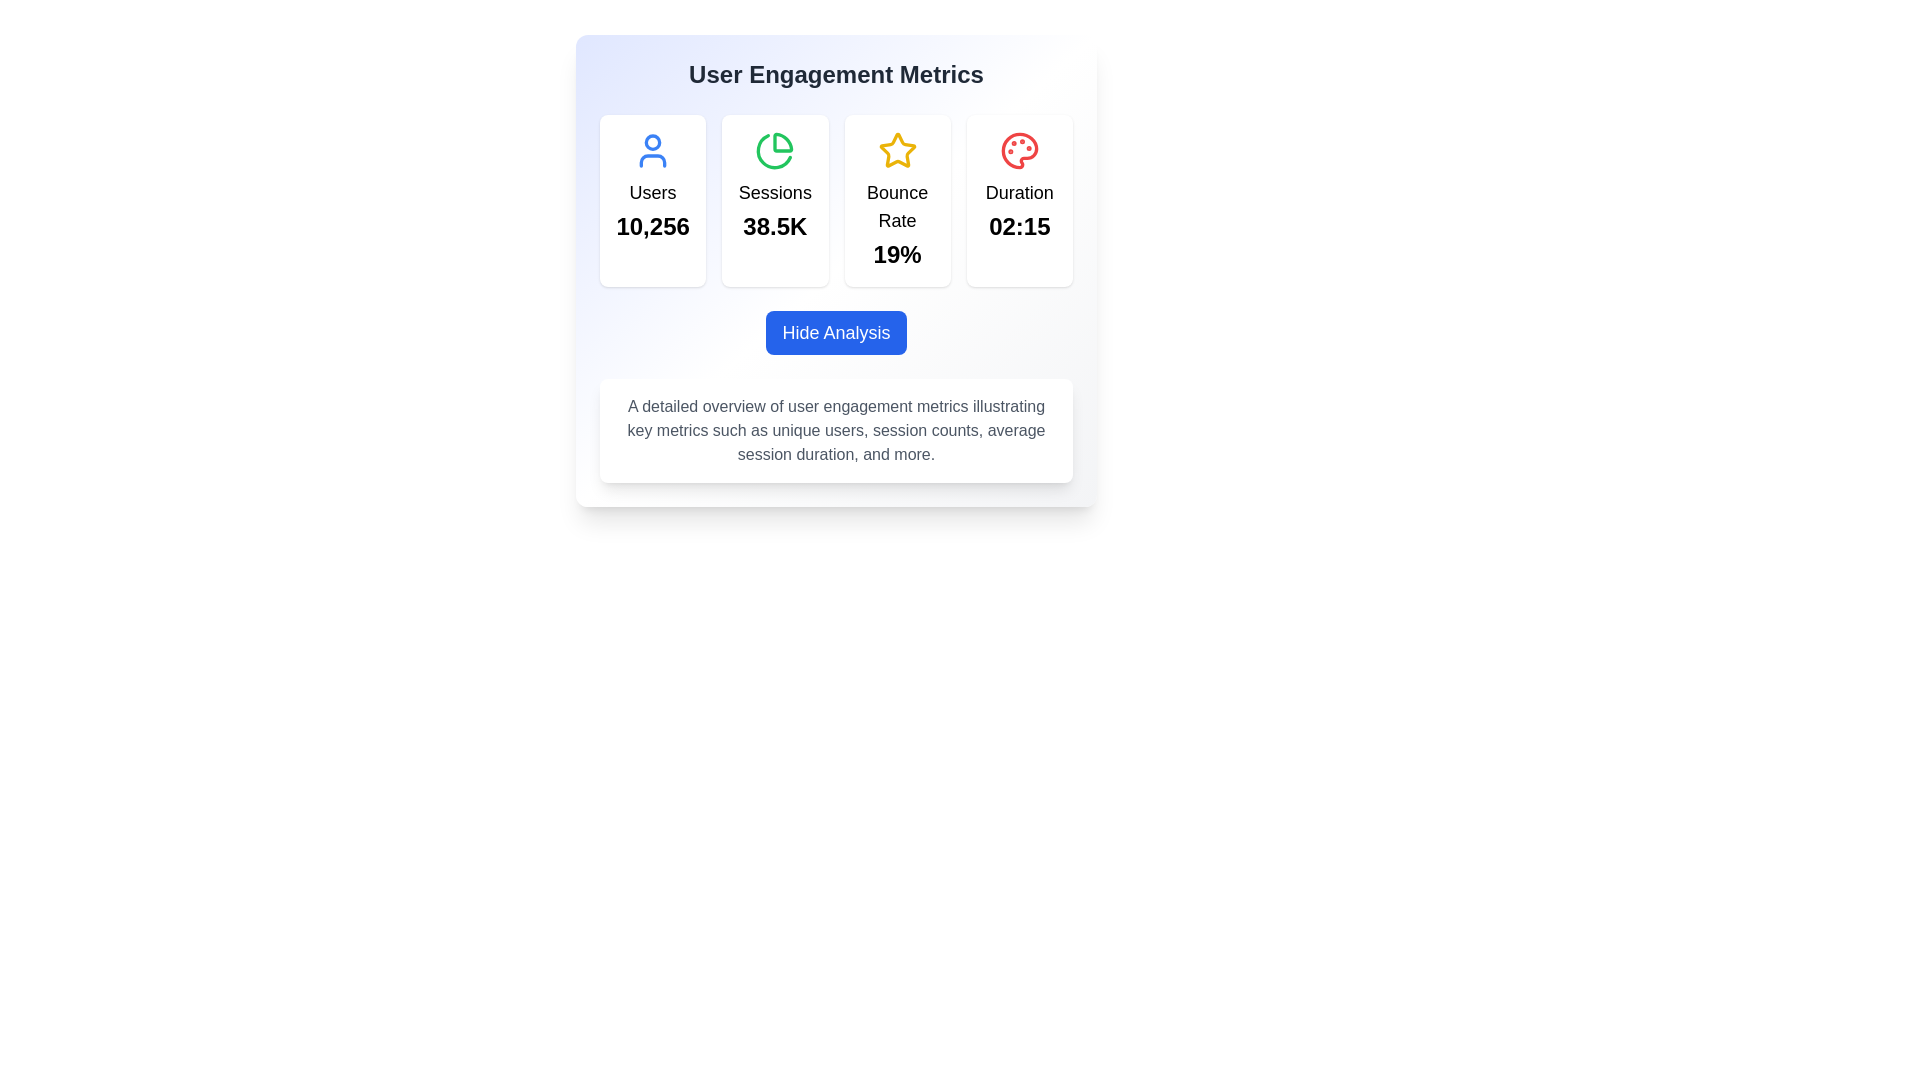 This screenshot has height=1080, width=1920. Describe the element at coordinates (774, 149) in the screenshot. I see `the green pie chart icon located at the top center of the 'Sessions' card, which is the second card from the left in a row of four cards` at that location.